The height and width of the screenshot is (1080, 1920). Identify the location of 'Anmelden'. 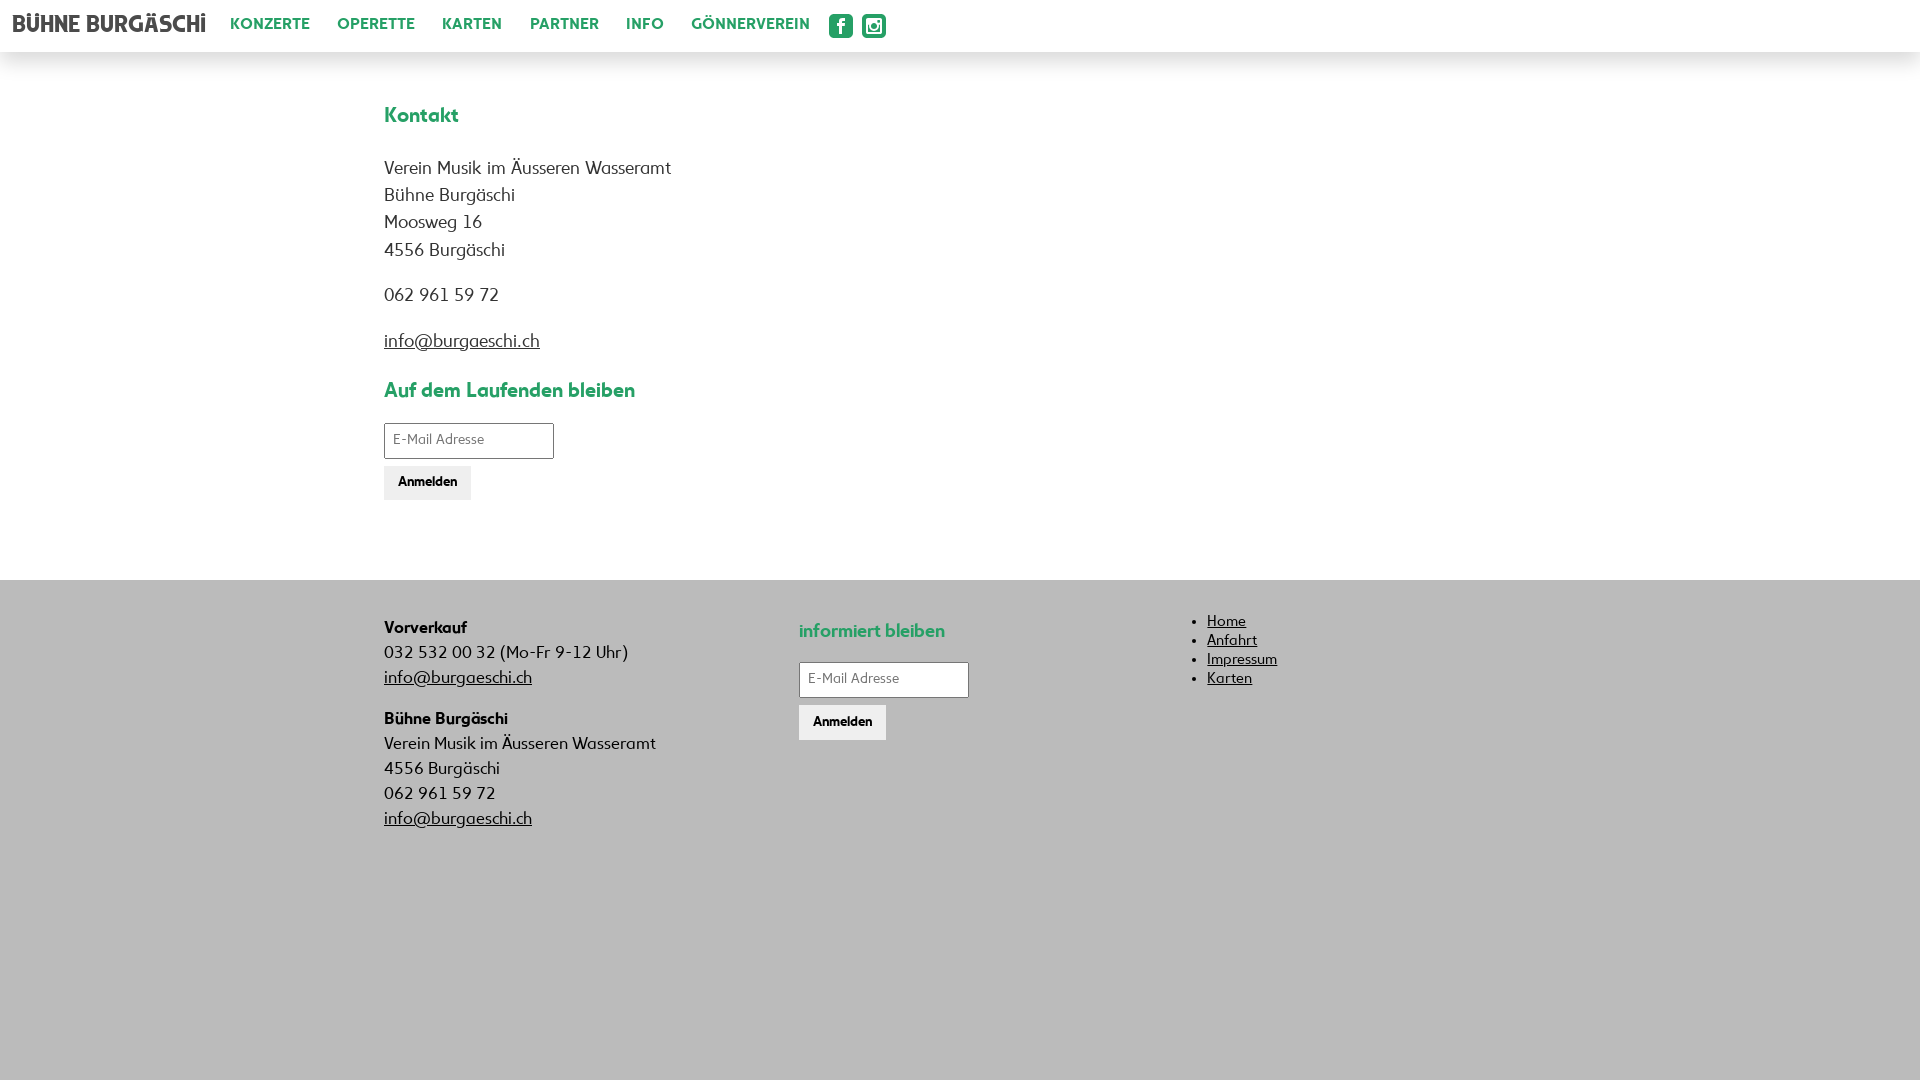
(842, 722).